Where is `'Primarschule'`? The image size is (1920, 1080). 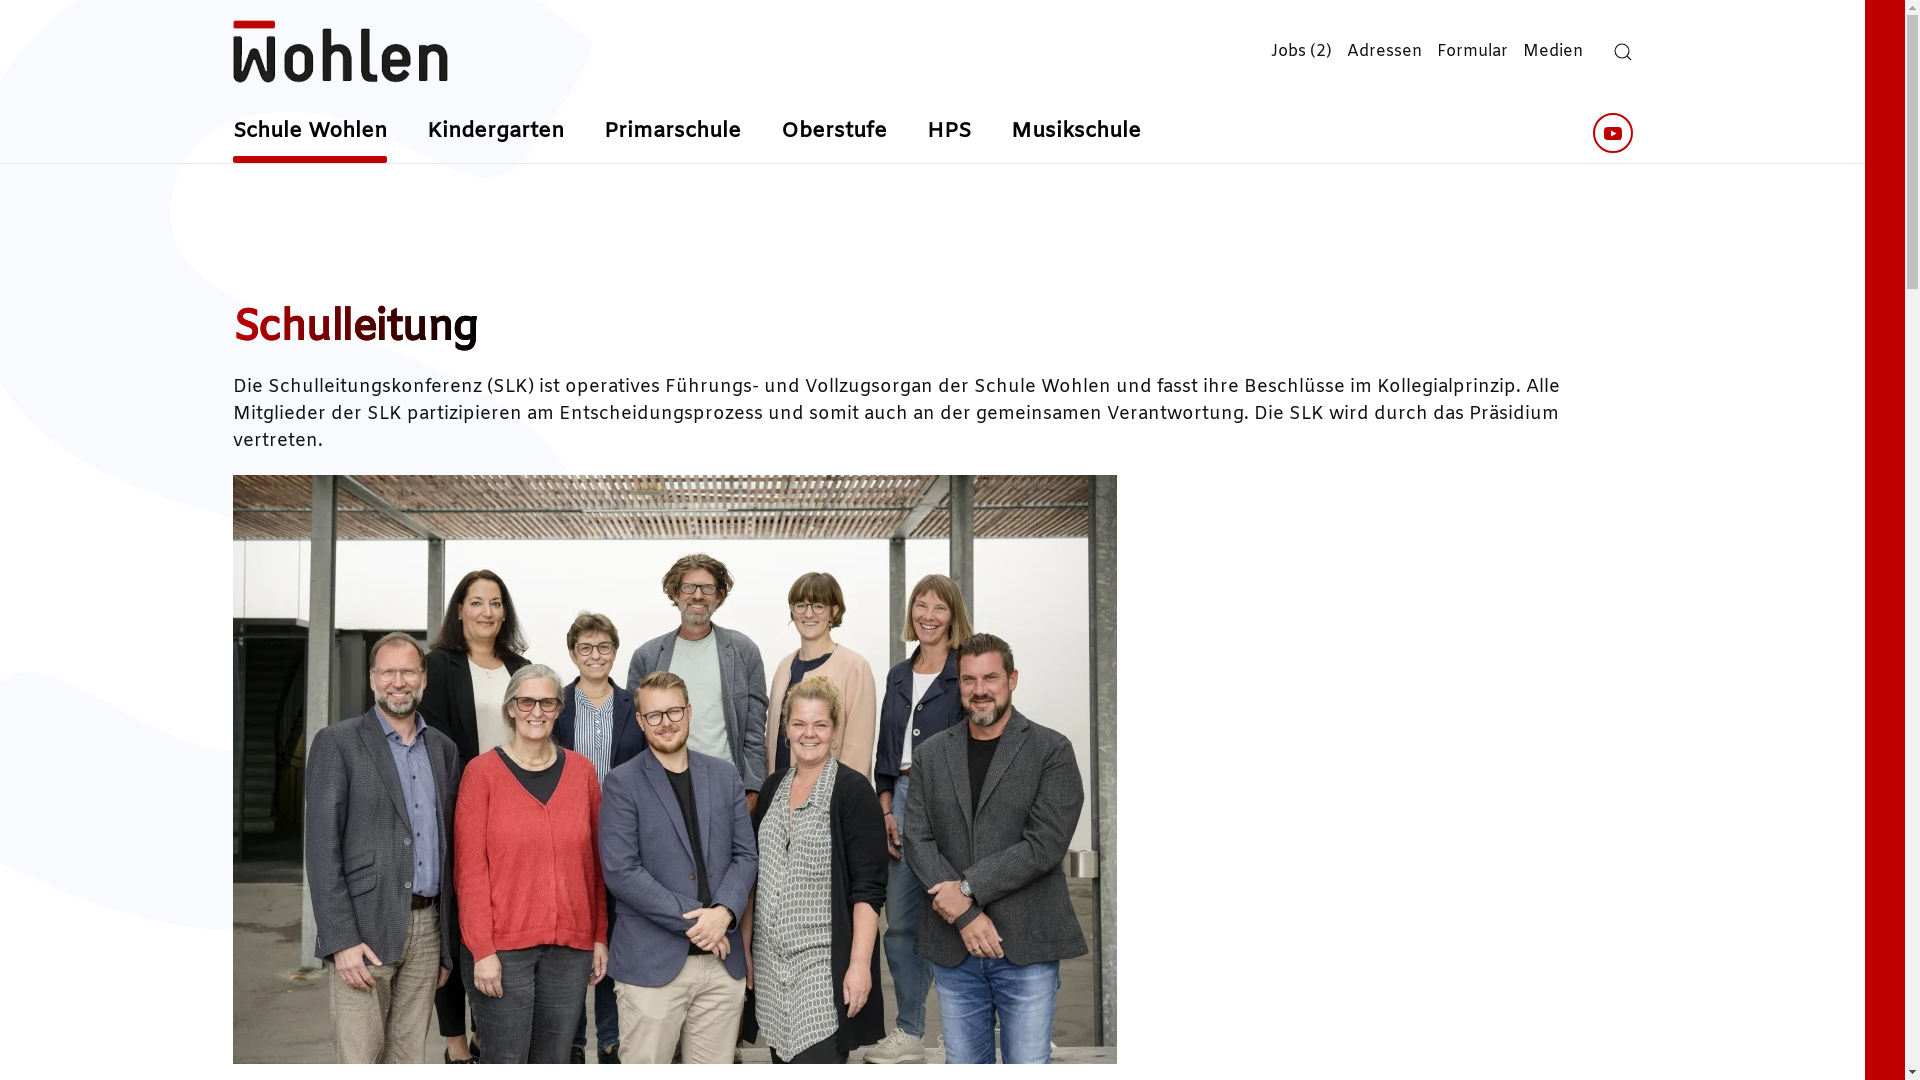
'Primarschule' is located at coordinates (672, 132).